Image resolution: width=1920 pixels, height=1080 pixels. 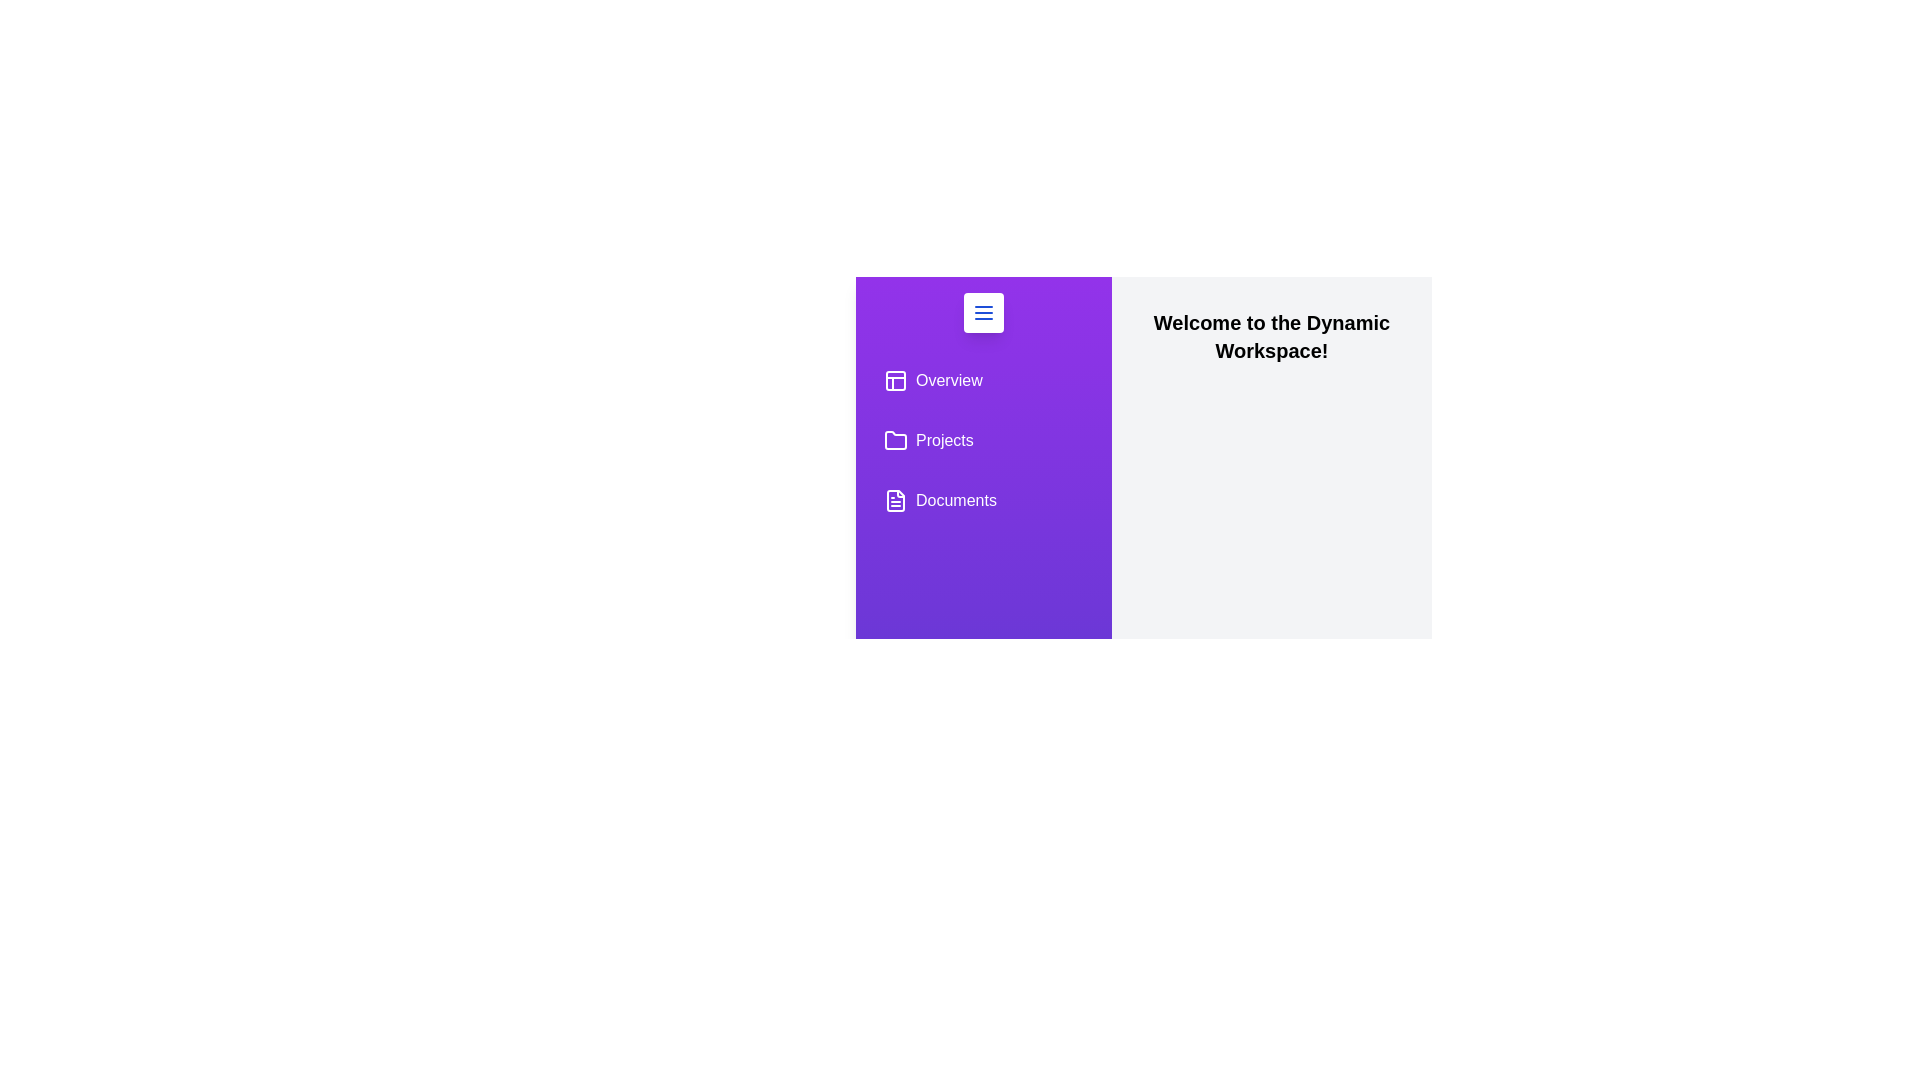 I want to click on the text 'Welcome to the Dynamic Workspace!' in the main content area, so click(x=1143, y=308).